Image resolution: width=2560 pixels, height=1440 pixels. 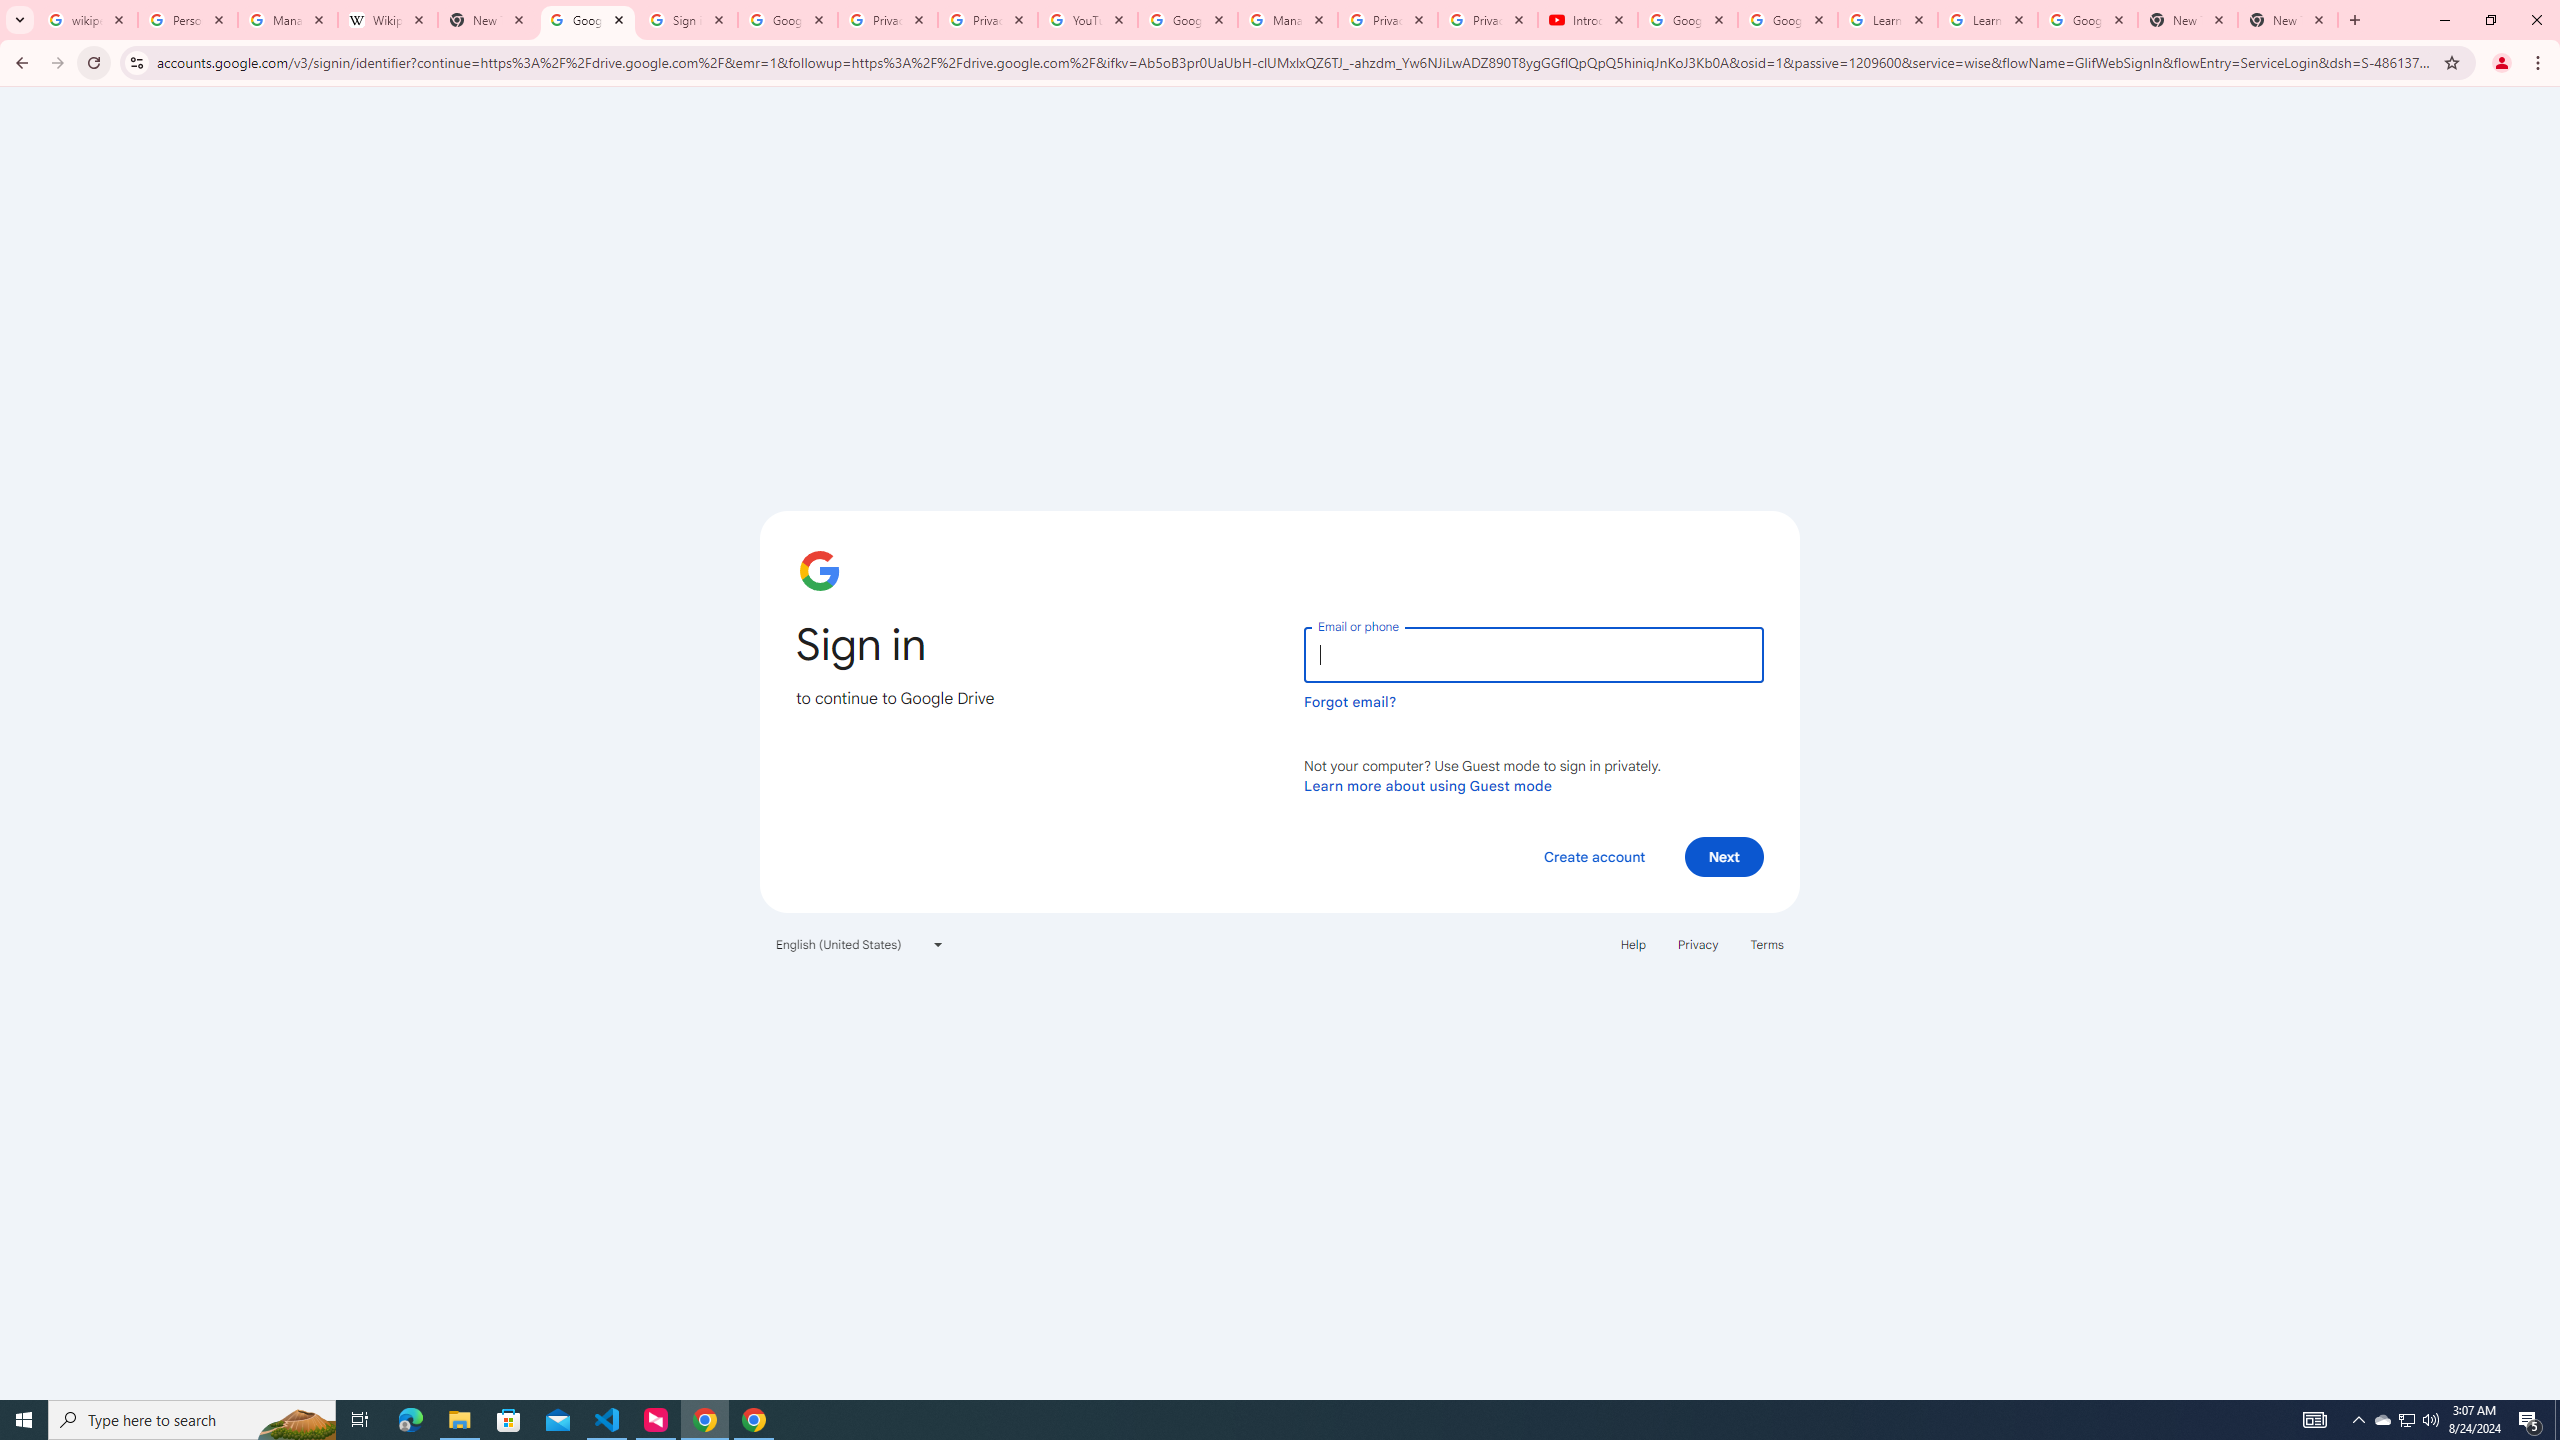 I want to click on 'Google Drive: Sign-in', so click(x=587, y=19).